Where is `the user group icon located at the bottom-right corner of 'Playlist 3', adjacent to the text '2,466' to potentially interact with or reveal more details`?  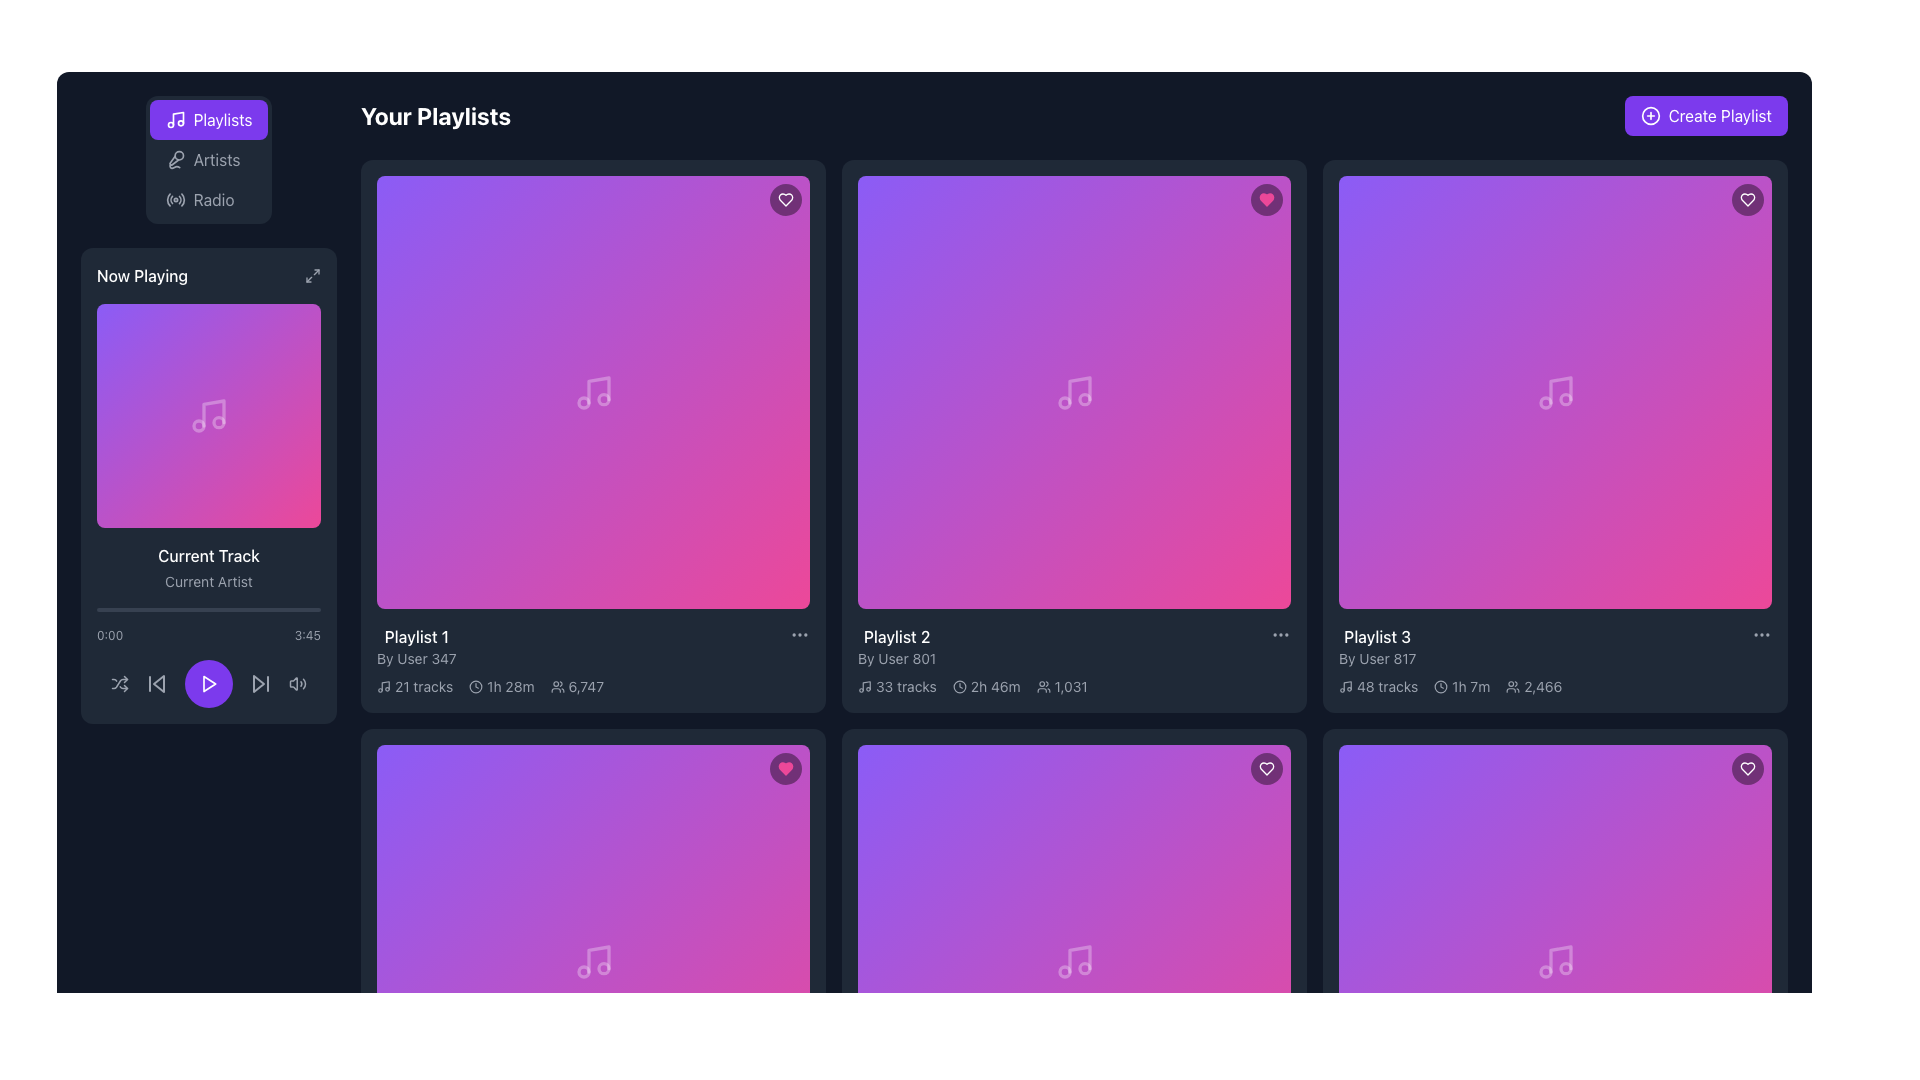
the user group icon located at the bottom-right corner of 'Playlist 3', adjacent to the text '2,466' to potentially interact with or reveal more details is located at coordinates (1513, 685).